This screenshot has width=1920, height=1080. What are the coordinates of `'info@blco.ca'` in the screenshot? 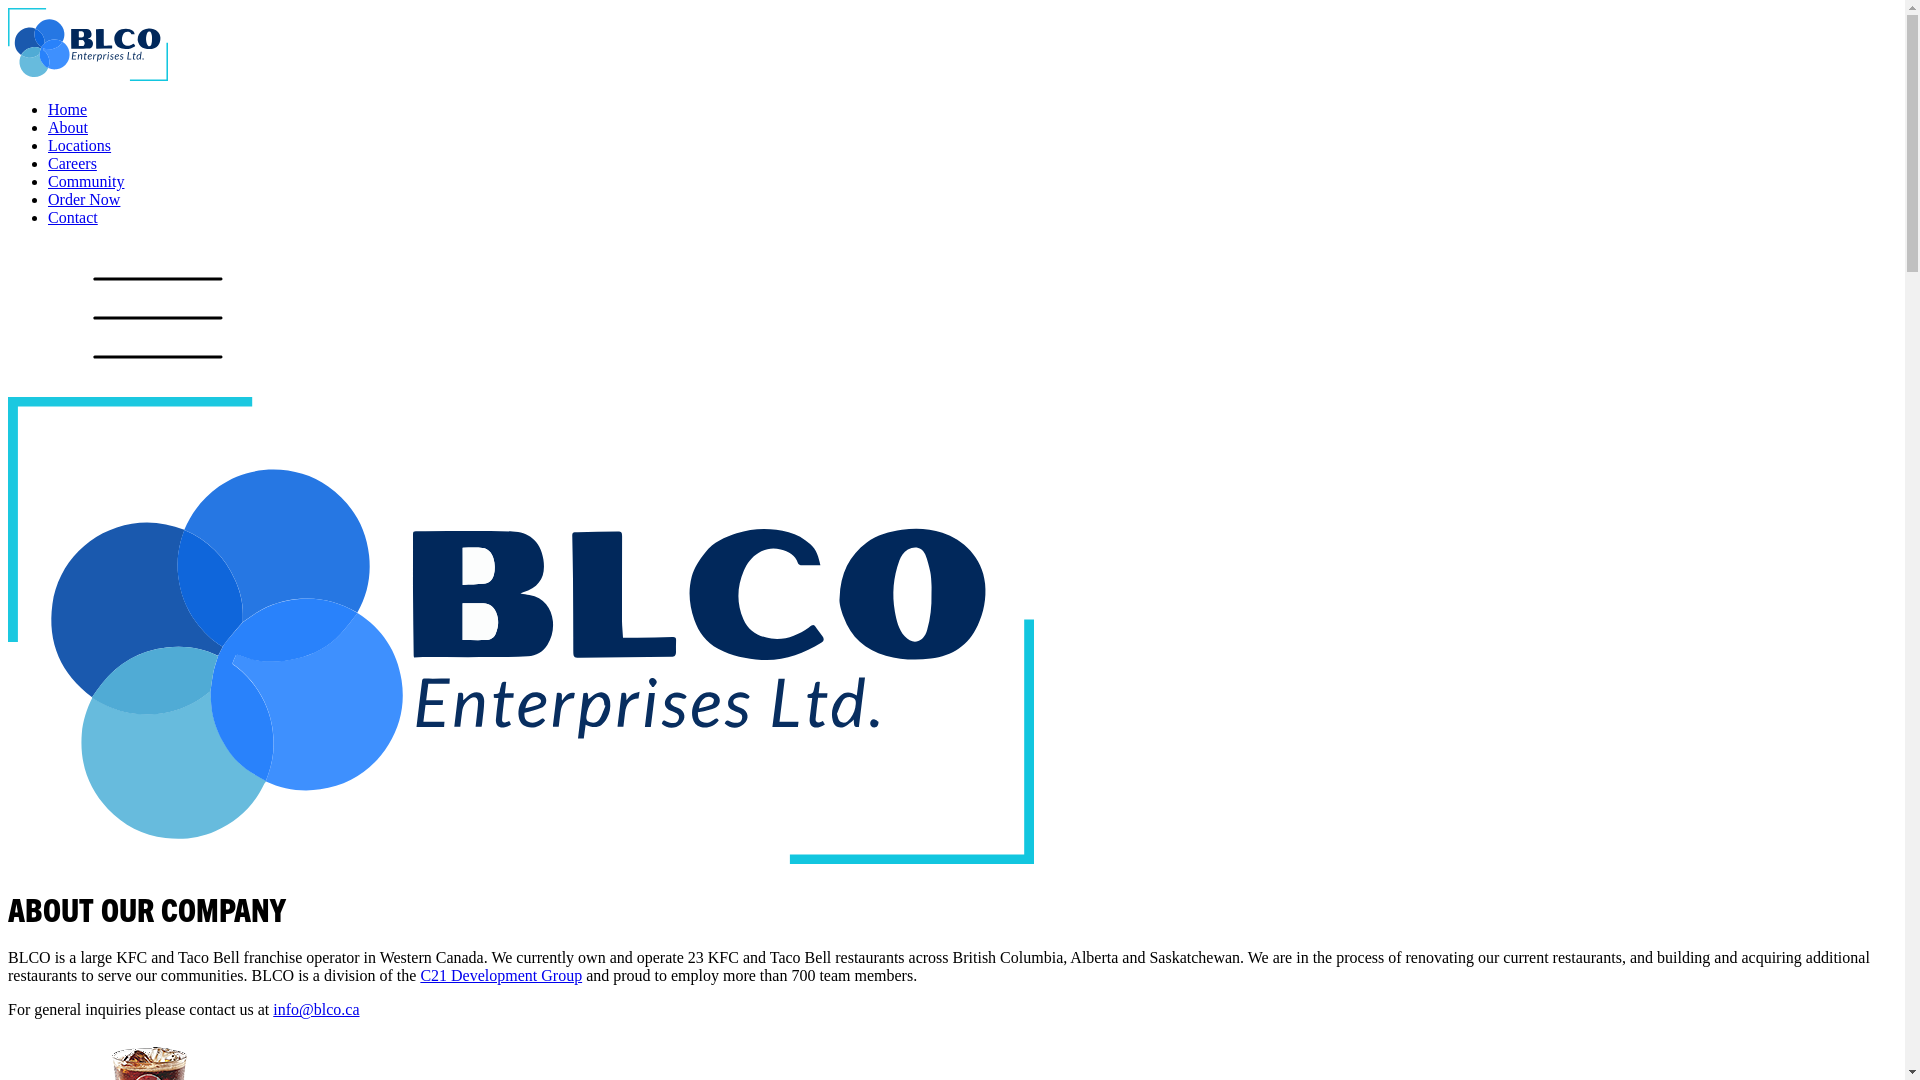 It's located at (315, 1009).